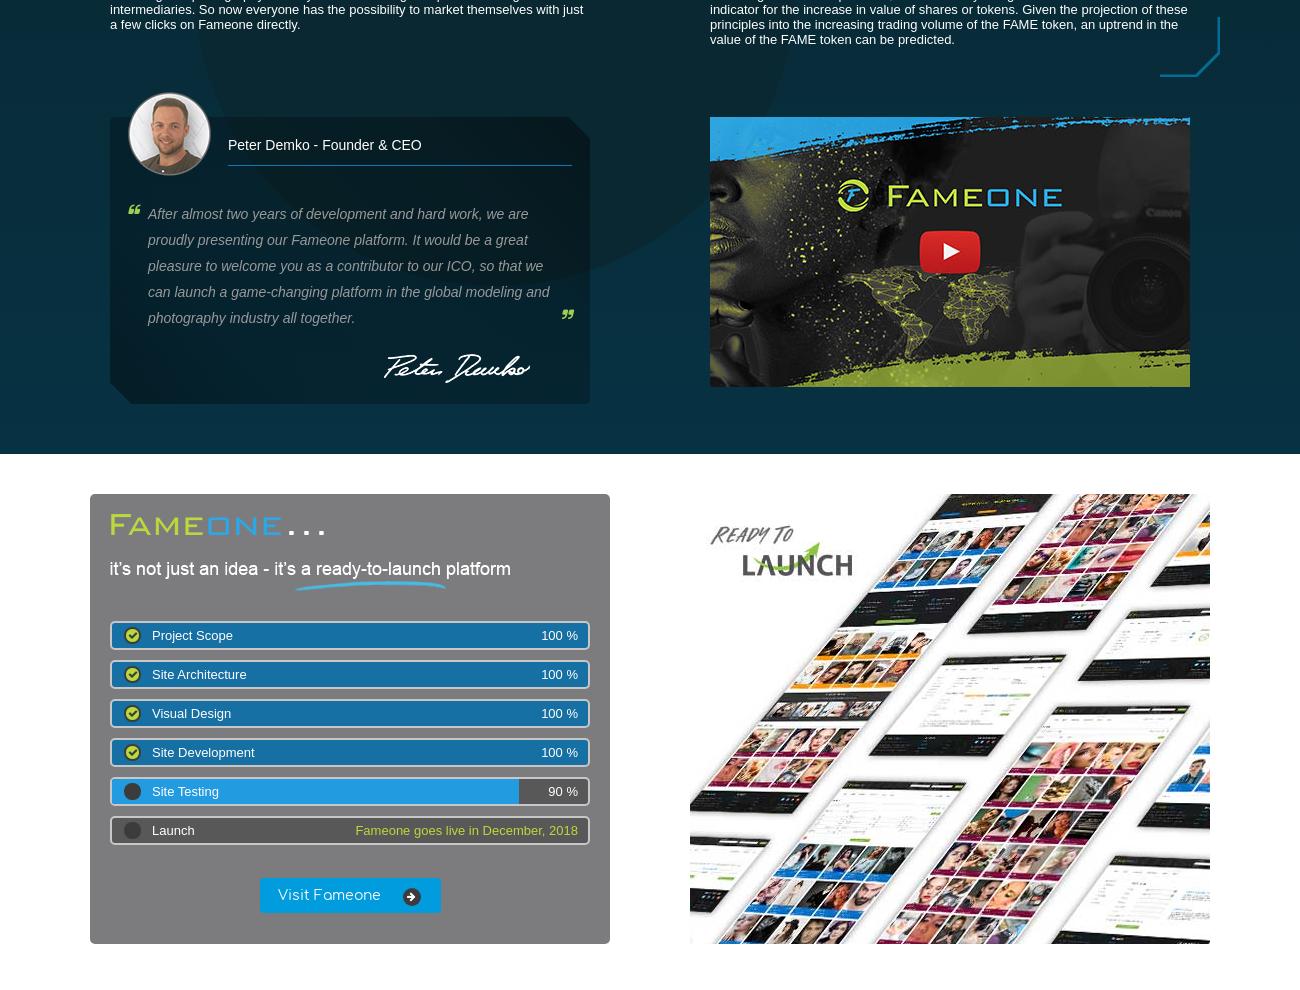 The width and height of the screenshot is (1300, 990). Describe the element at coordinates (347, 266) in the screenshot. I see `'After almost two years of development and hard work, we are proudly presenting our Fameone platform.
										It would be a great pleasure to welcome you as a contributor to our ICO, so that we can
										launch a game-changing platform in the global modeling and photography industry all together.'` at that location.